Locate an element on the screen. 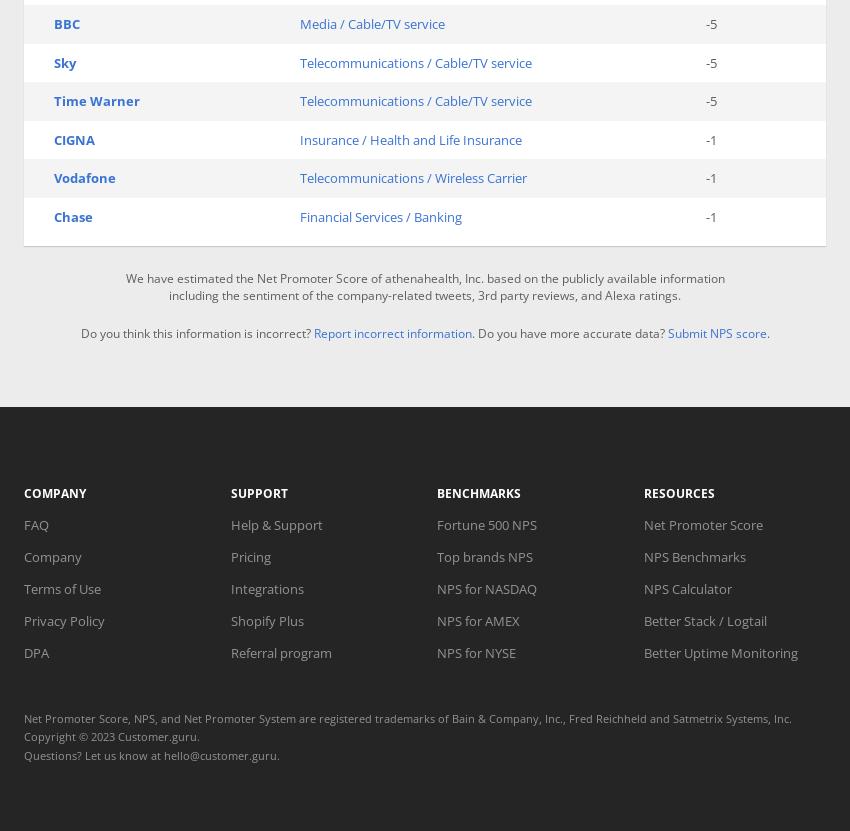  'Sky' is located at coordinates (65, 60).